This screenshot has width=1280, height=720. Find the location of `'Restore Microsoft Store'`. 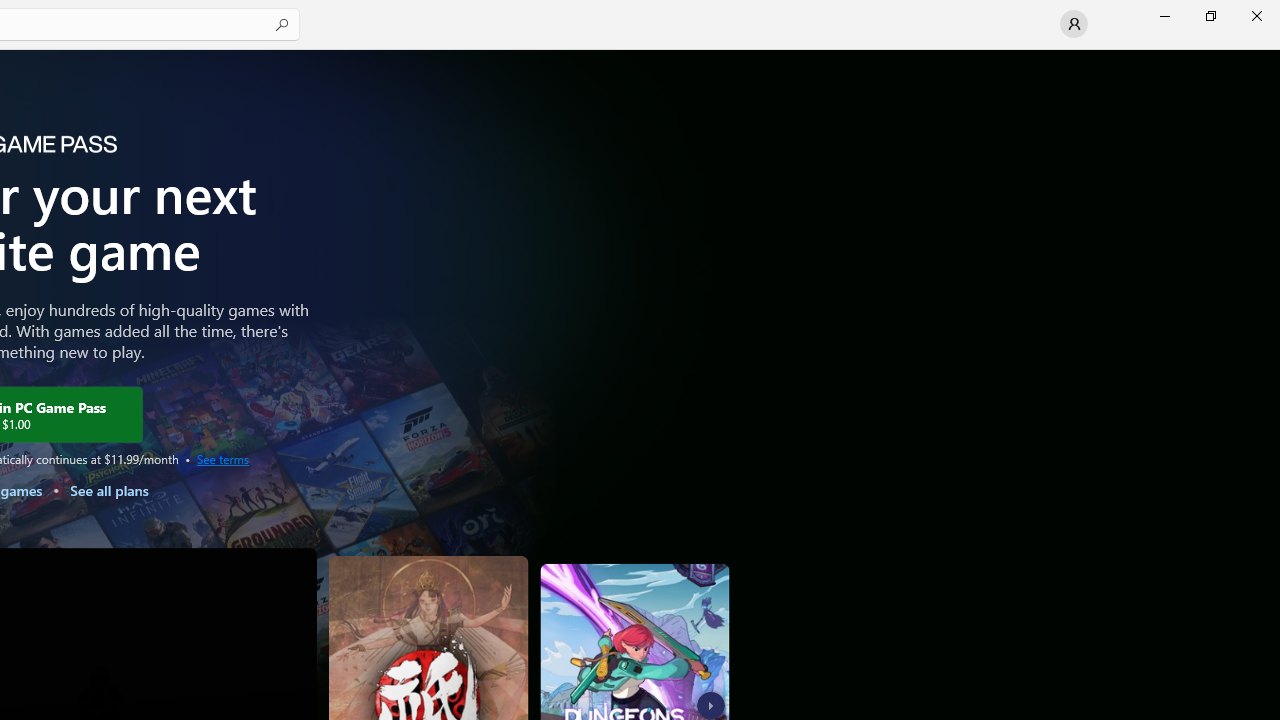

'Restore Microsoft Store' is located at coordinates (1209, 15).